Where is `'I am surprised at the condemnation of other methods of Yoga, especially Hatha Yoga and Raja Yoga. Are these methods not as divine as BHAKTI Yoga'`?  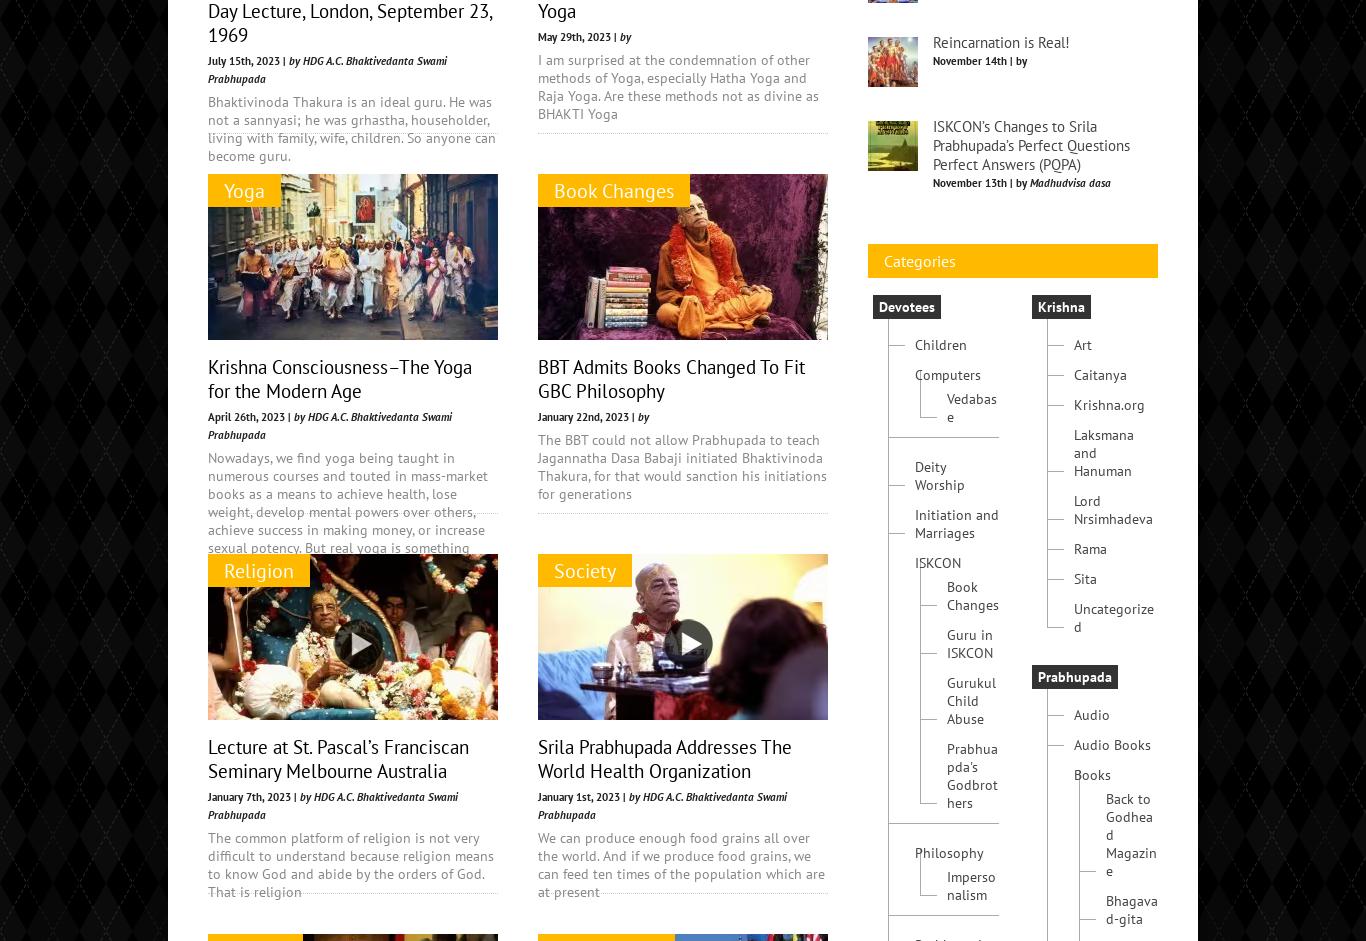
'I am surprised at the condemnation of other methods of Yoga, especially Hatha Yoga and Raja Yoga. Are these methods not as divine as BHAKTI Yoga' is located at coordinates (677, 87).